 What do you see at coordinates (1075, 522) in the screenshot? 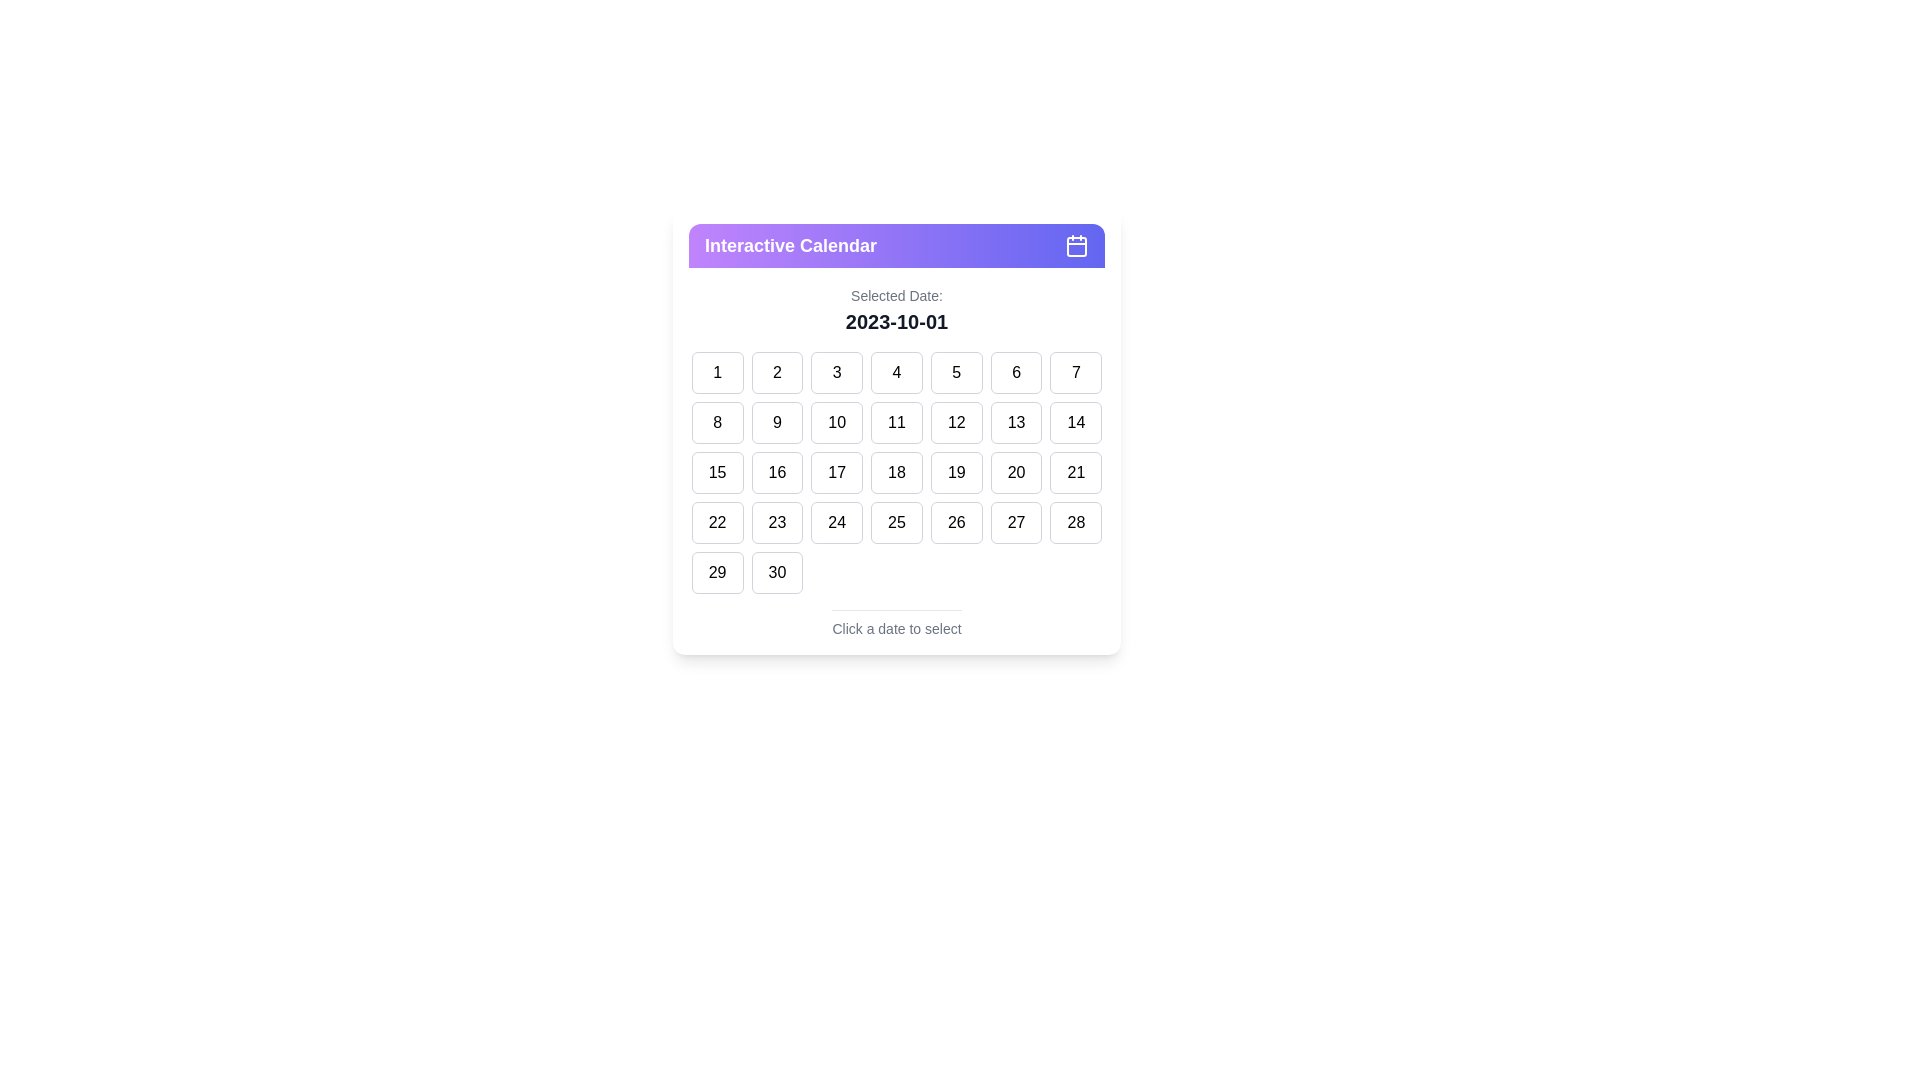
I see `the square-shaped button displaying the number '28'` at bounding box center [1075, 522].